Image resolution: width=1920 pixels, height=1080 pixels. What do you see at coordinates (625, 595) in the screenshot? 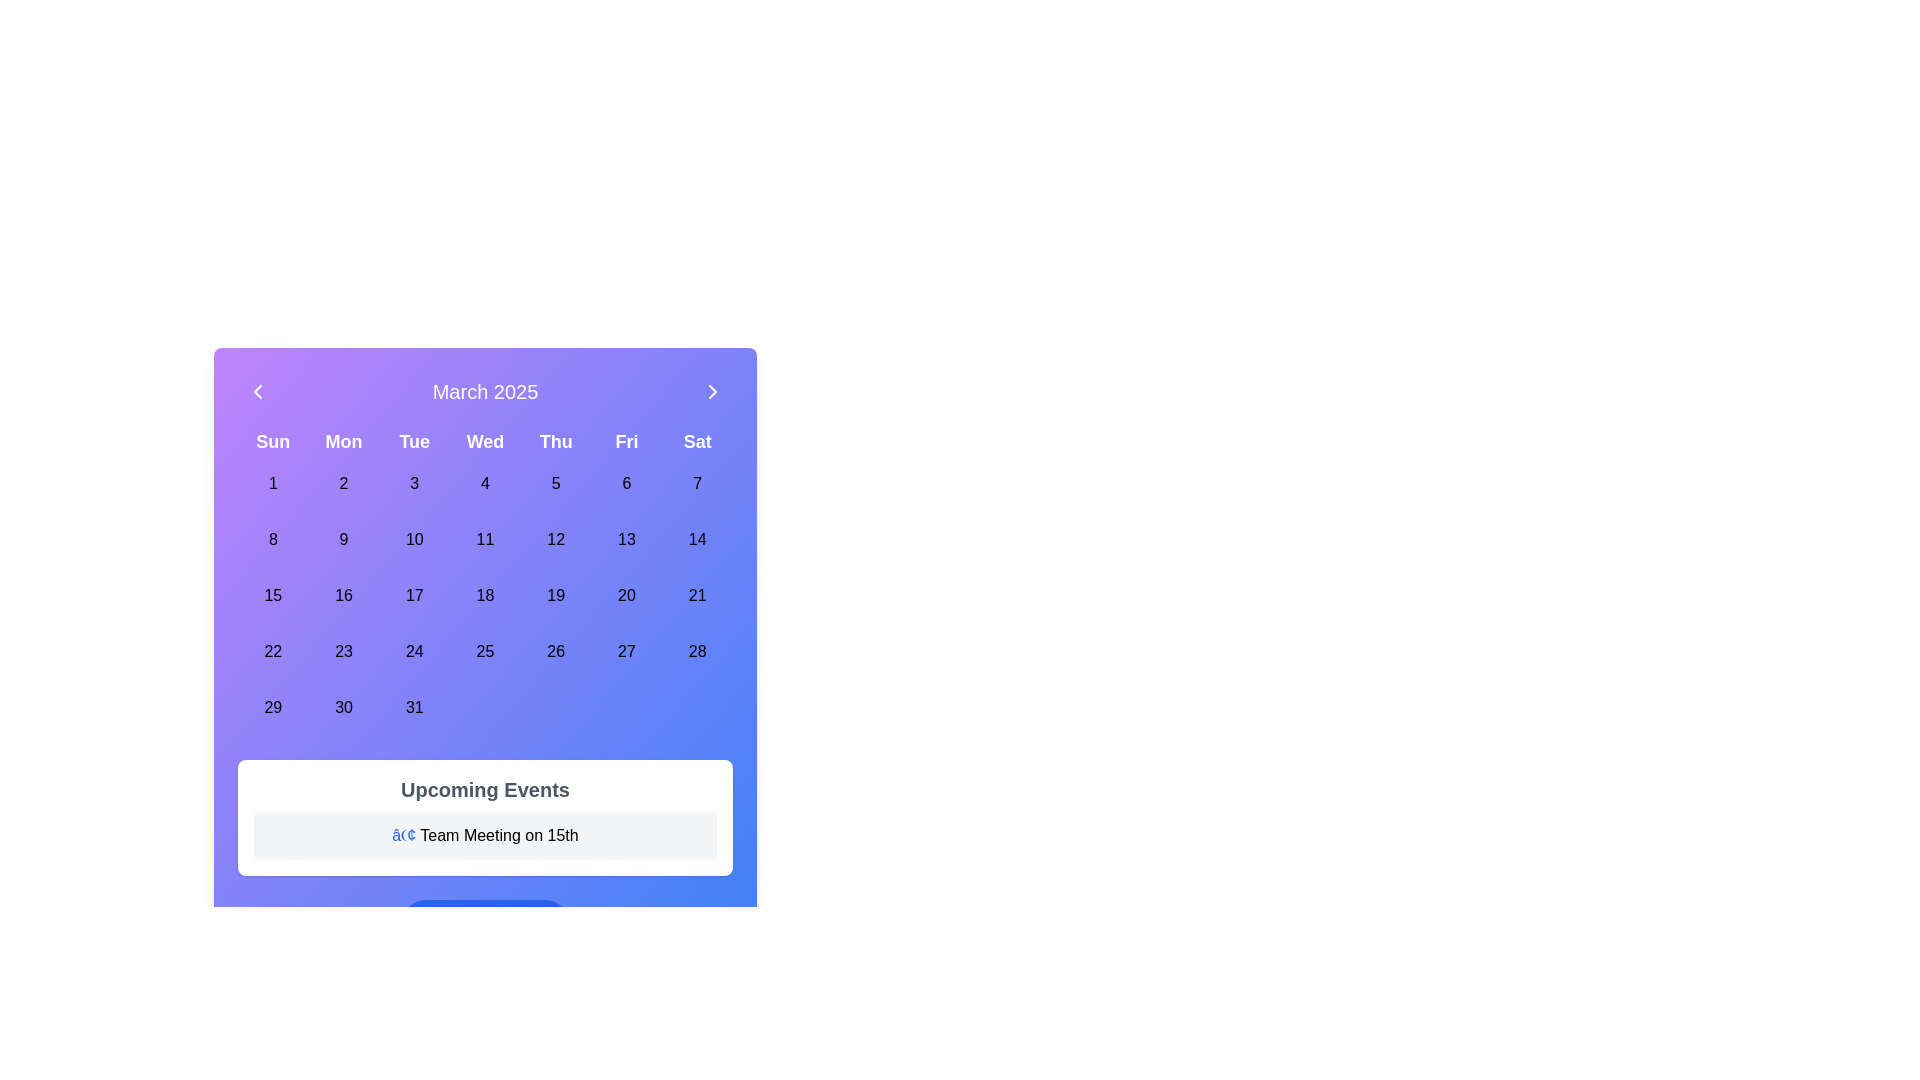
I see `the date picker button corresponding to '20' under the header 'Fri' in the calendar interface` at bounding box center [625, 595].